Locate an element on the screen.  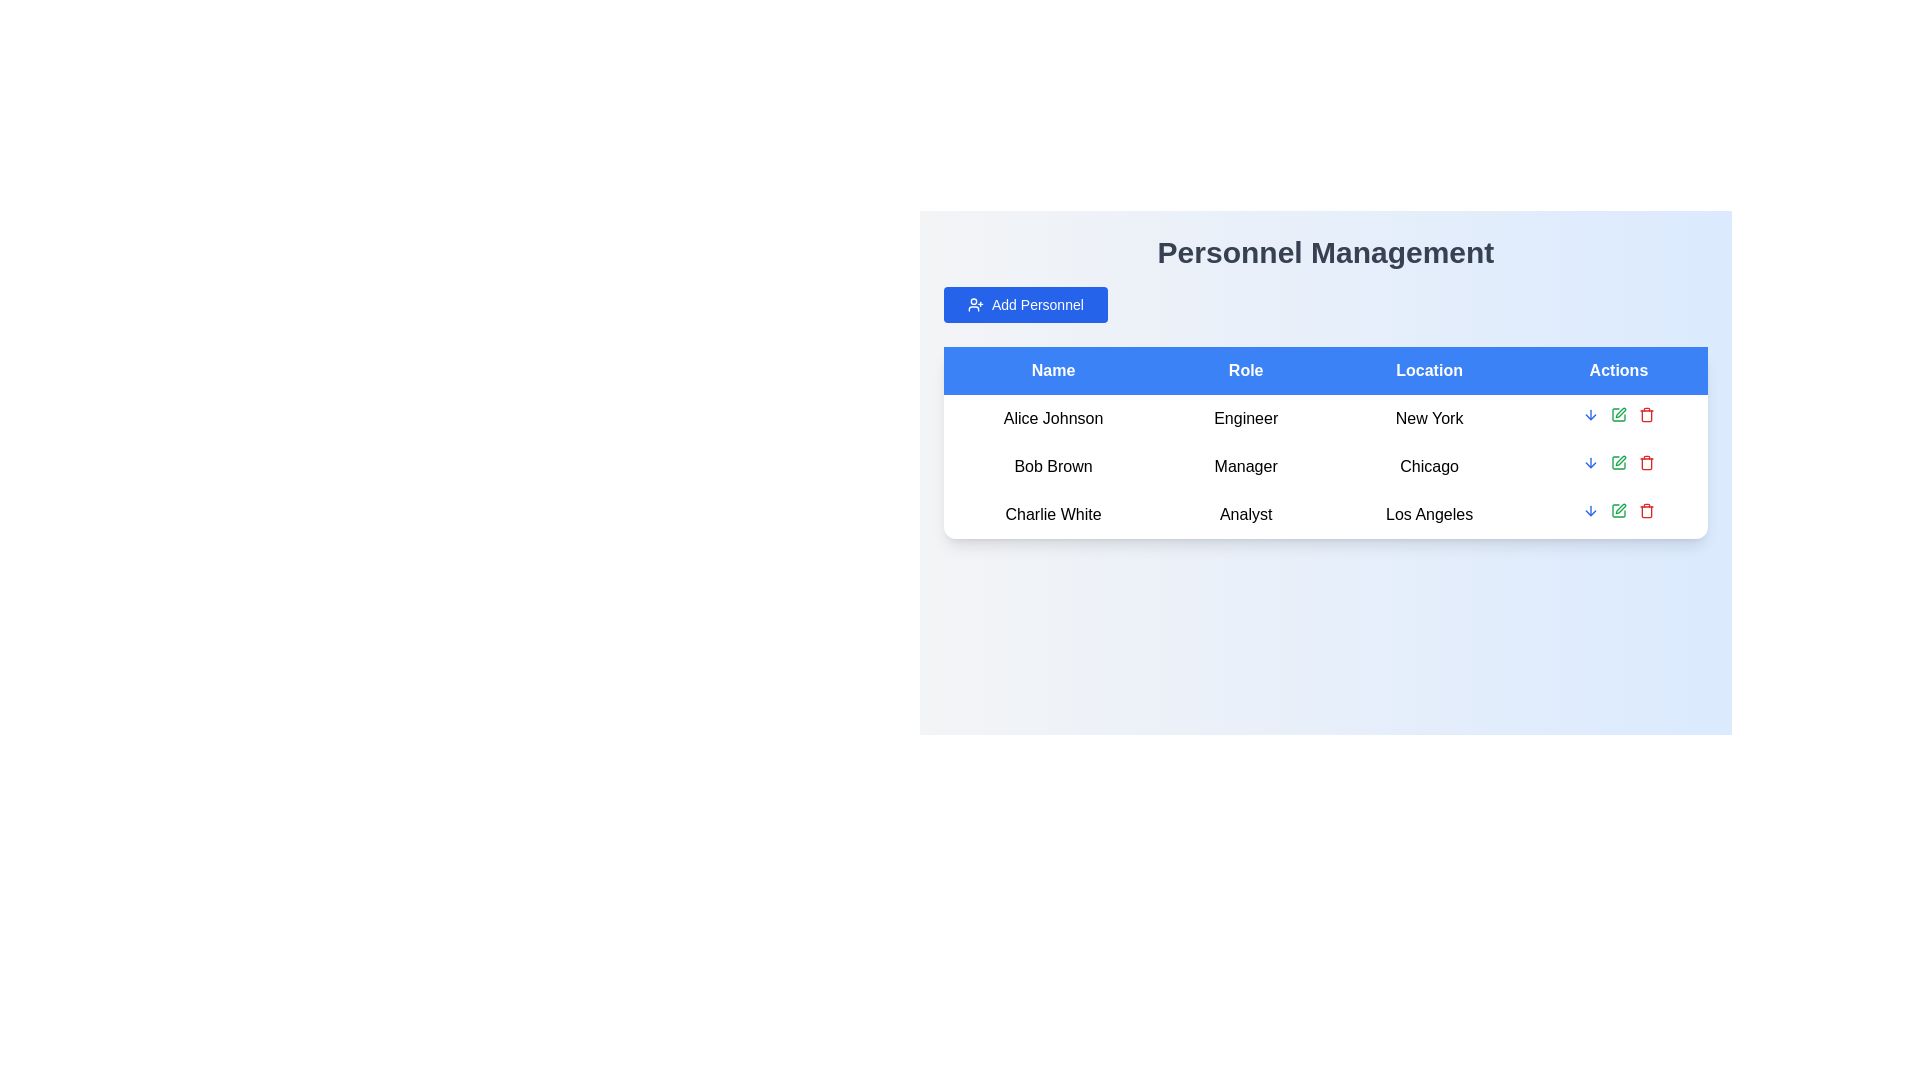
the text label identifying the role of 'Alice Johnson' in the second column of the first row of the table is located at coordinates (1245, 418).